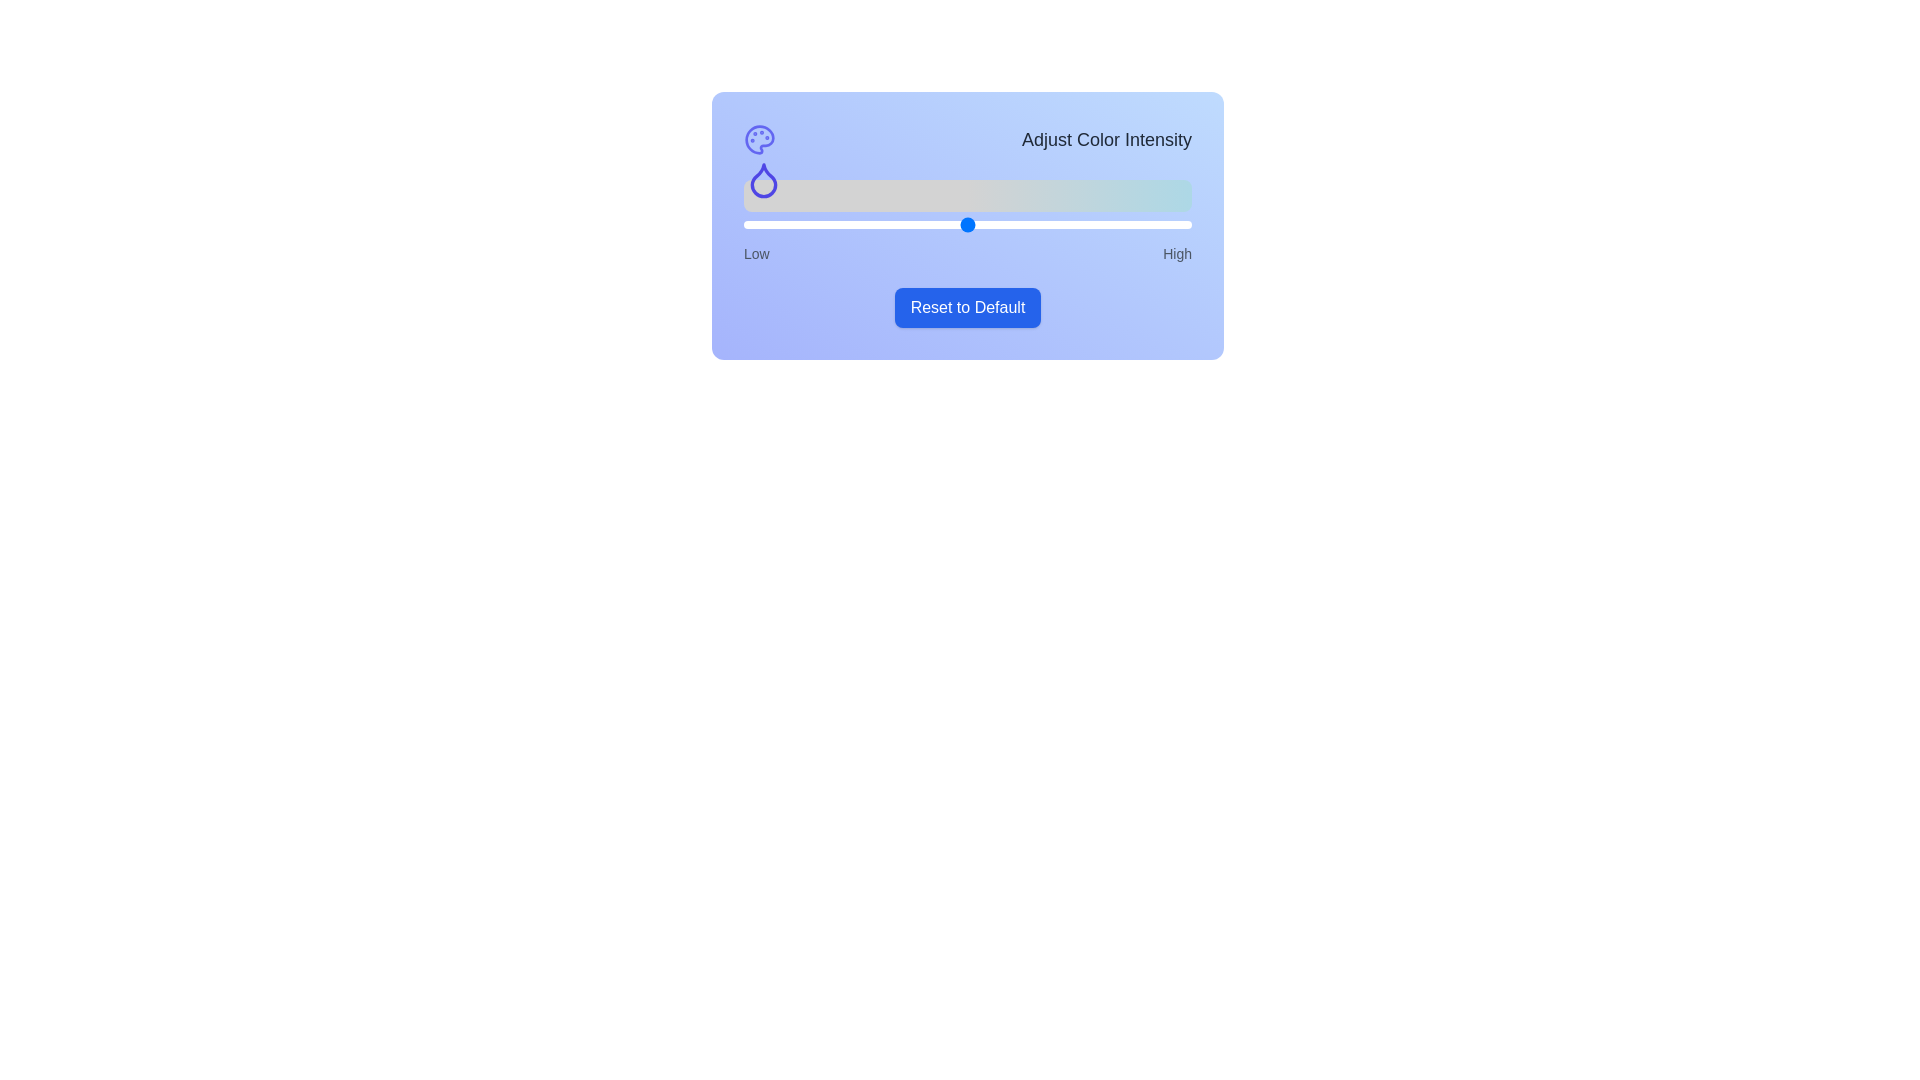  I want to click on the 'Reset to Default' button to reset the slider value, so click(968, 308).